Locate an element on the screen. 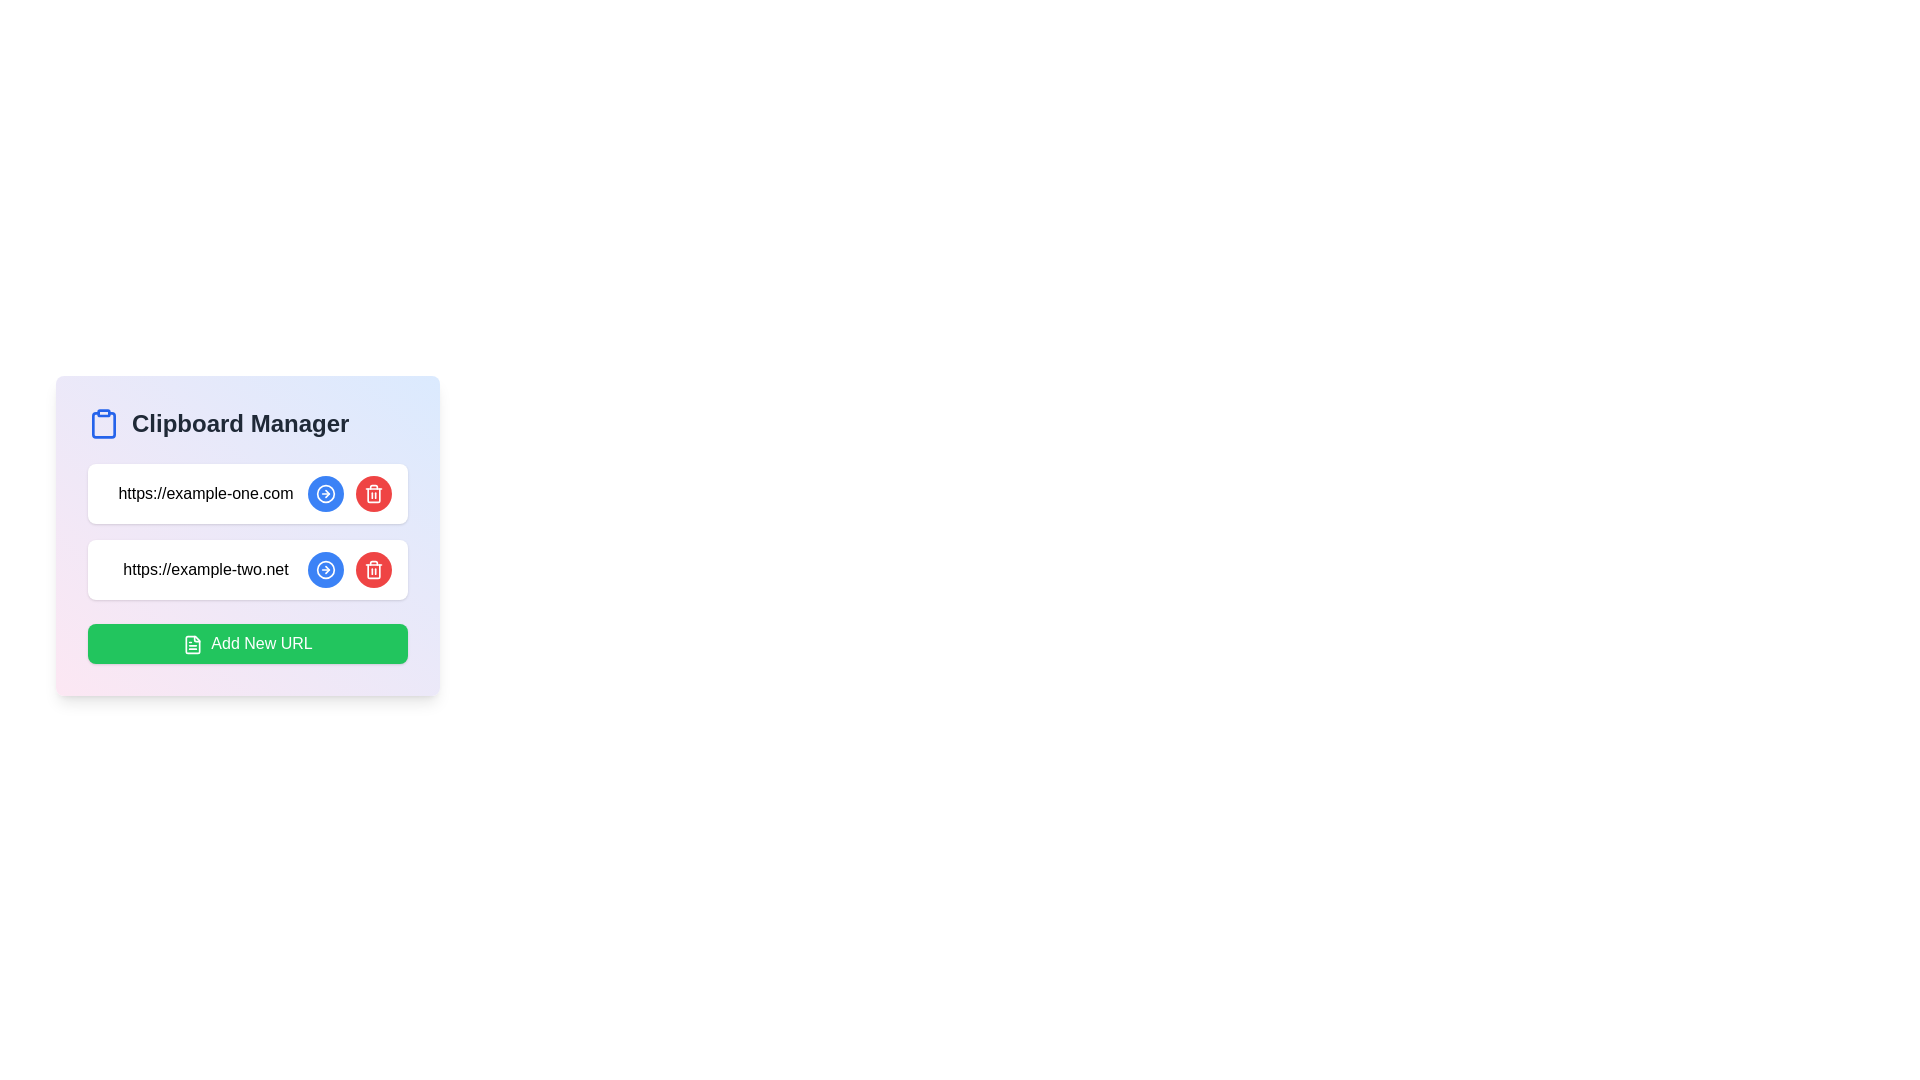 The width and height of the screenshot is (1920, 1080). the 'Add New URL' button with a green background and white text located at the bottom of the 'Clipboard Manager' card layout is located at coordinates (247, 644).